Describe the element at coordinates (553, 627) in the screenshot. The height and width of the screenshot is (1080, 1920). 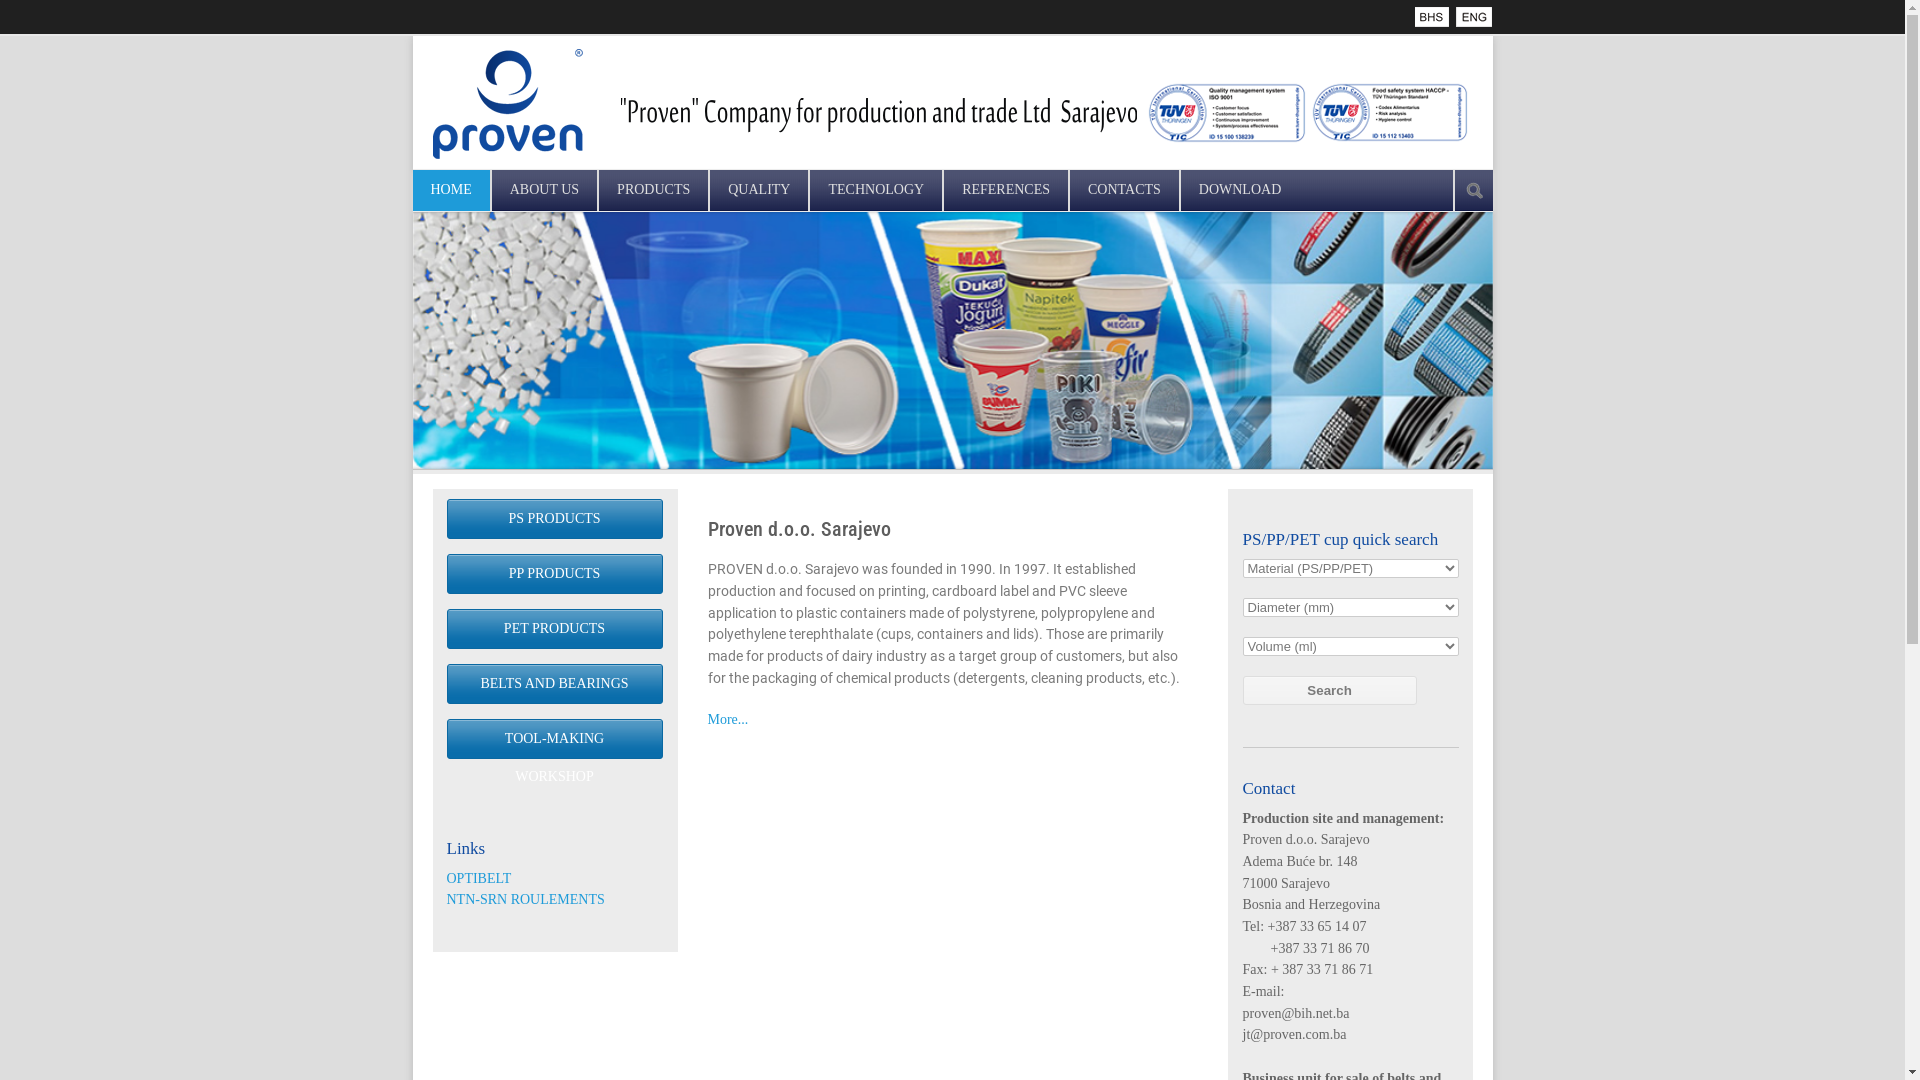
I see `'PET PRODUCTS'` at that location.